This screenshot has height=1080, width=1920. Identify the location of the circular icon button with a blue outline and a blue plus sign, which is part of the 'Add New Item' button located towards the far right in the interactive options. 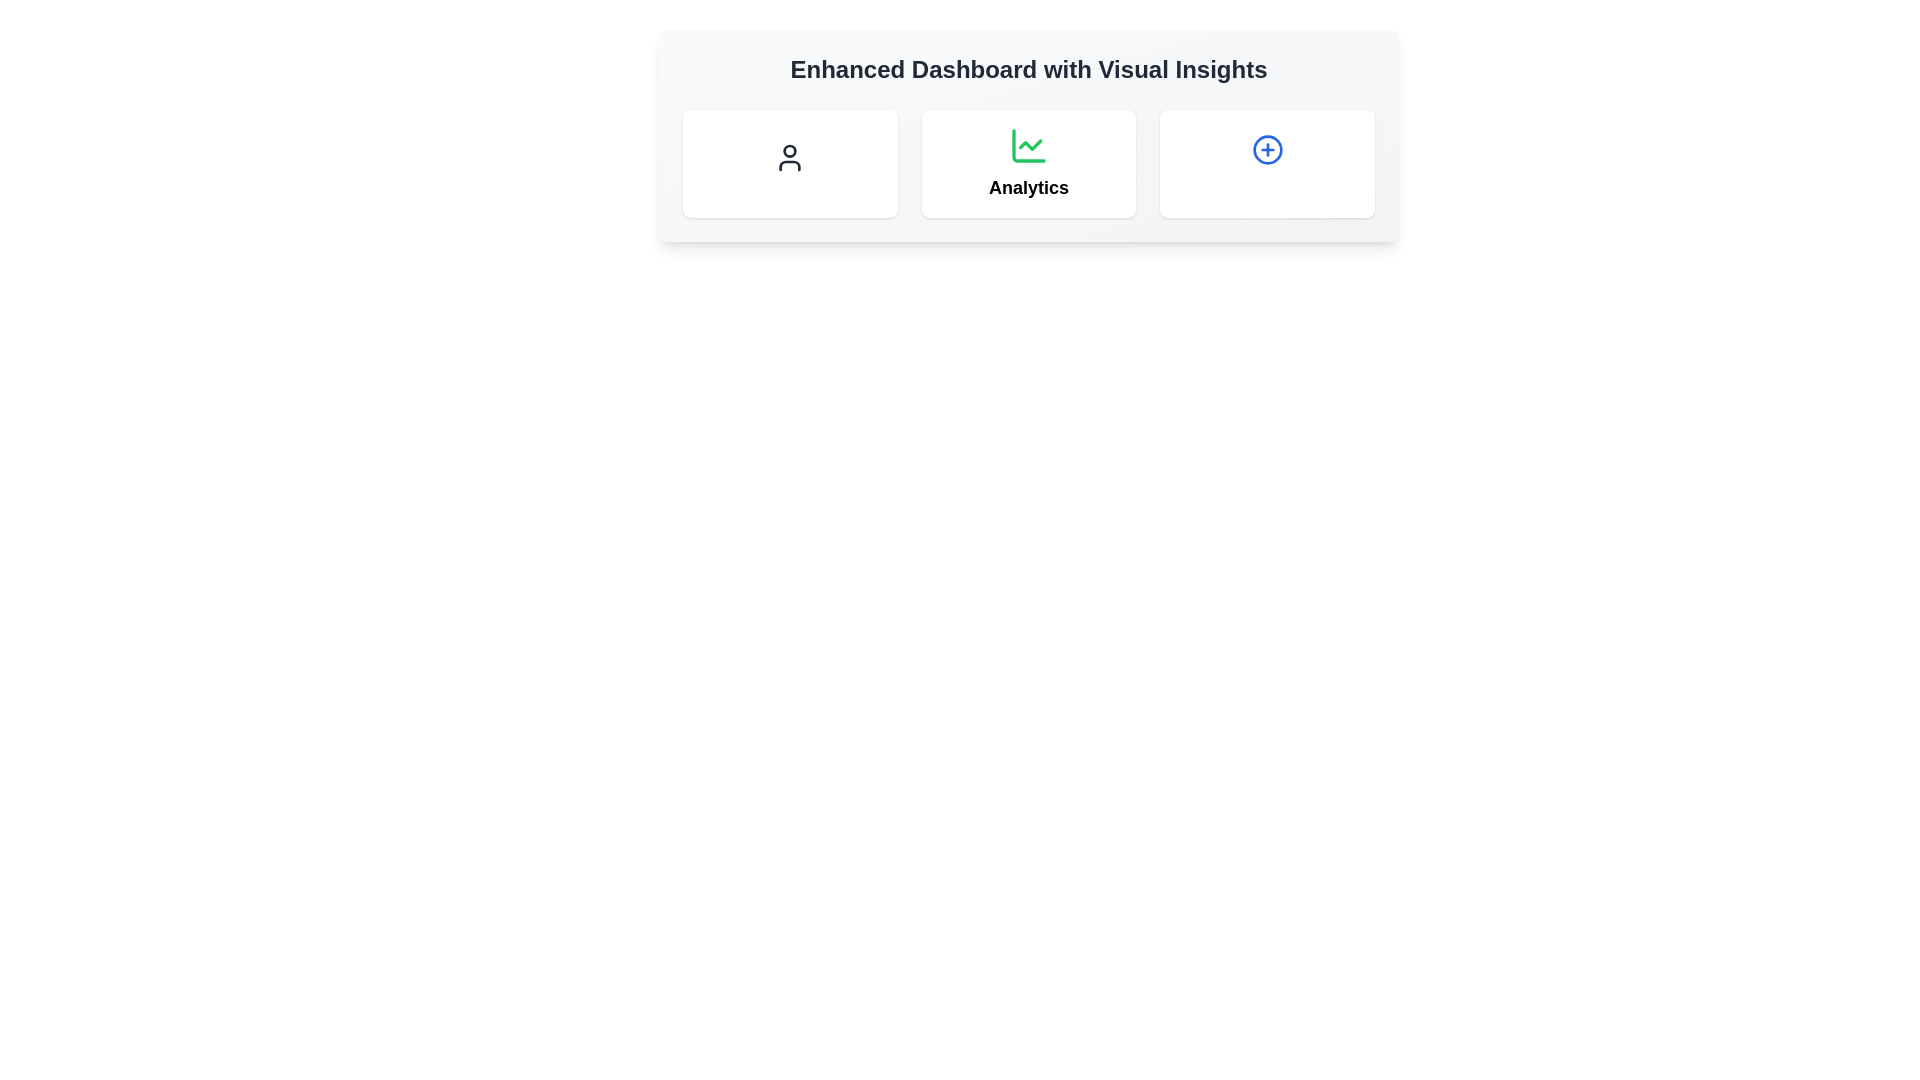
(1266, 149).